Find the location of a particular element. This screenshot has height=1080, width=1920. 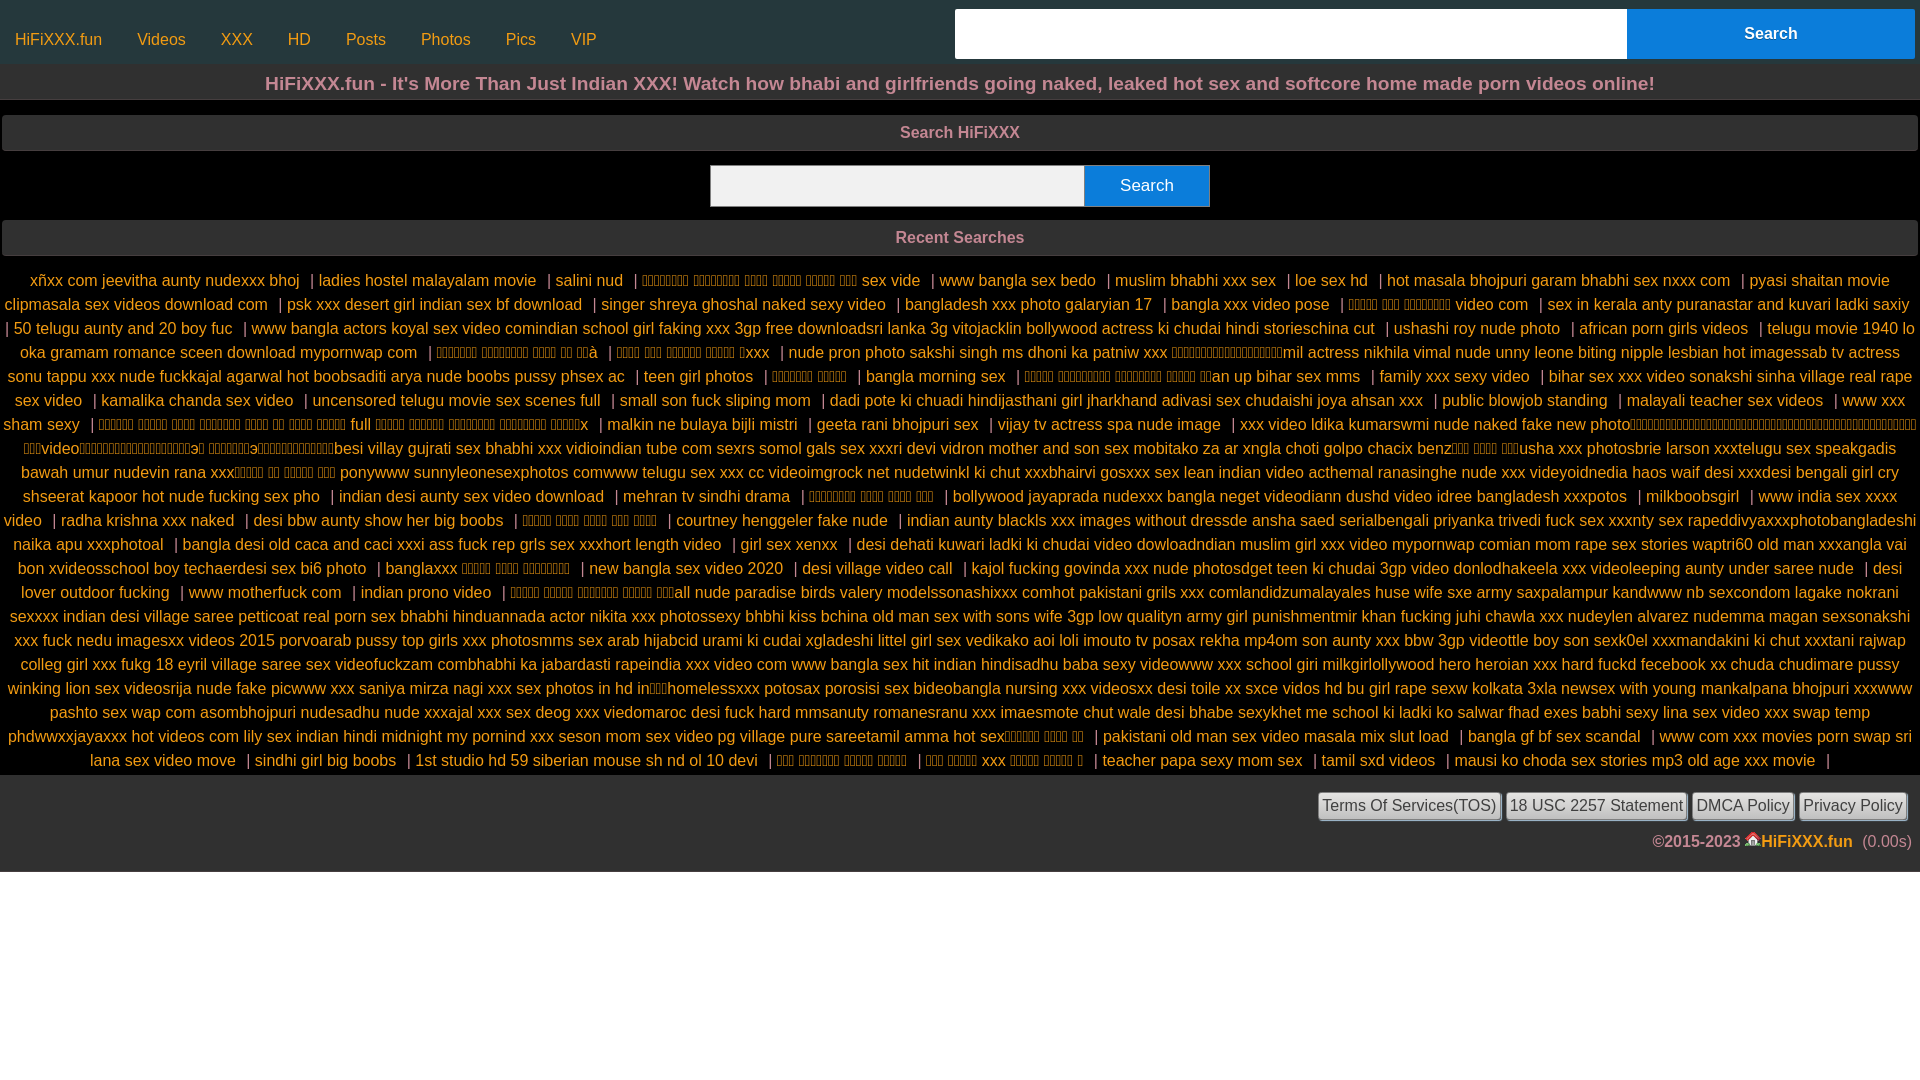

'public blowjob standing' is located at coordinates (1523, 400).